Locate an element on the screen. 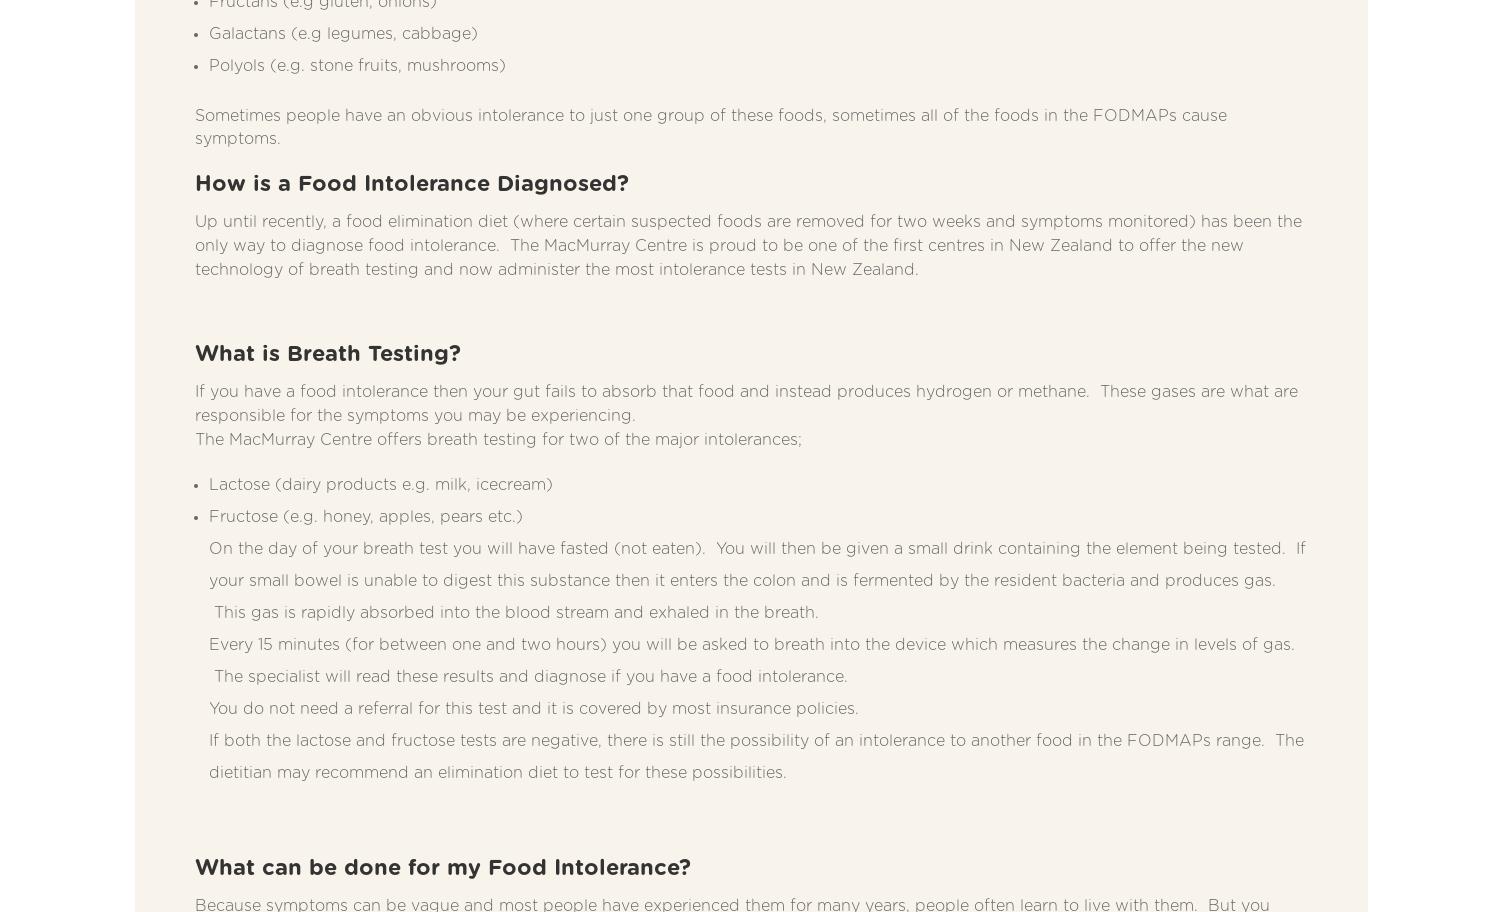 The width and height of the screenshot is (1503, 912). 'If you have a food intolerance then your gut fails to absorb that food and instead produces hydrogen or methane.  These gases are what are responsible for the symptoms you may be experiencing.' is located at coordinates (746, 404).